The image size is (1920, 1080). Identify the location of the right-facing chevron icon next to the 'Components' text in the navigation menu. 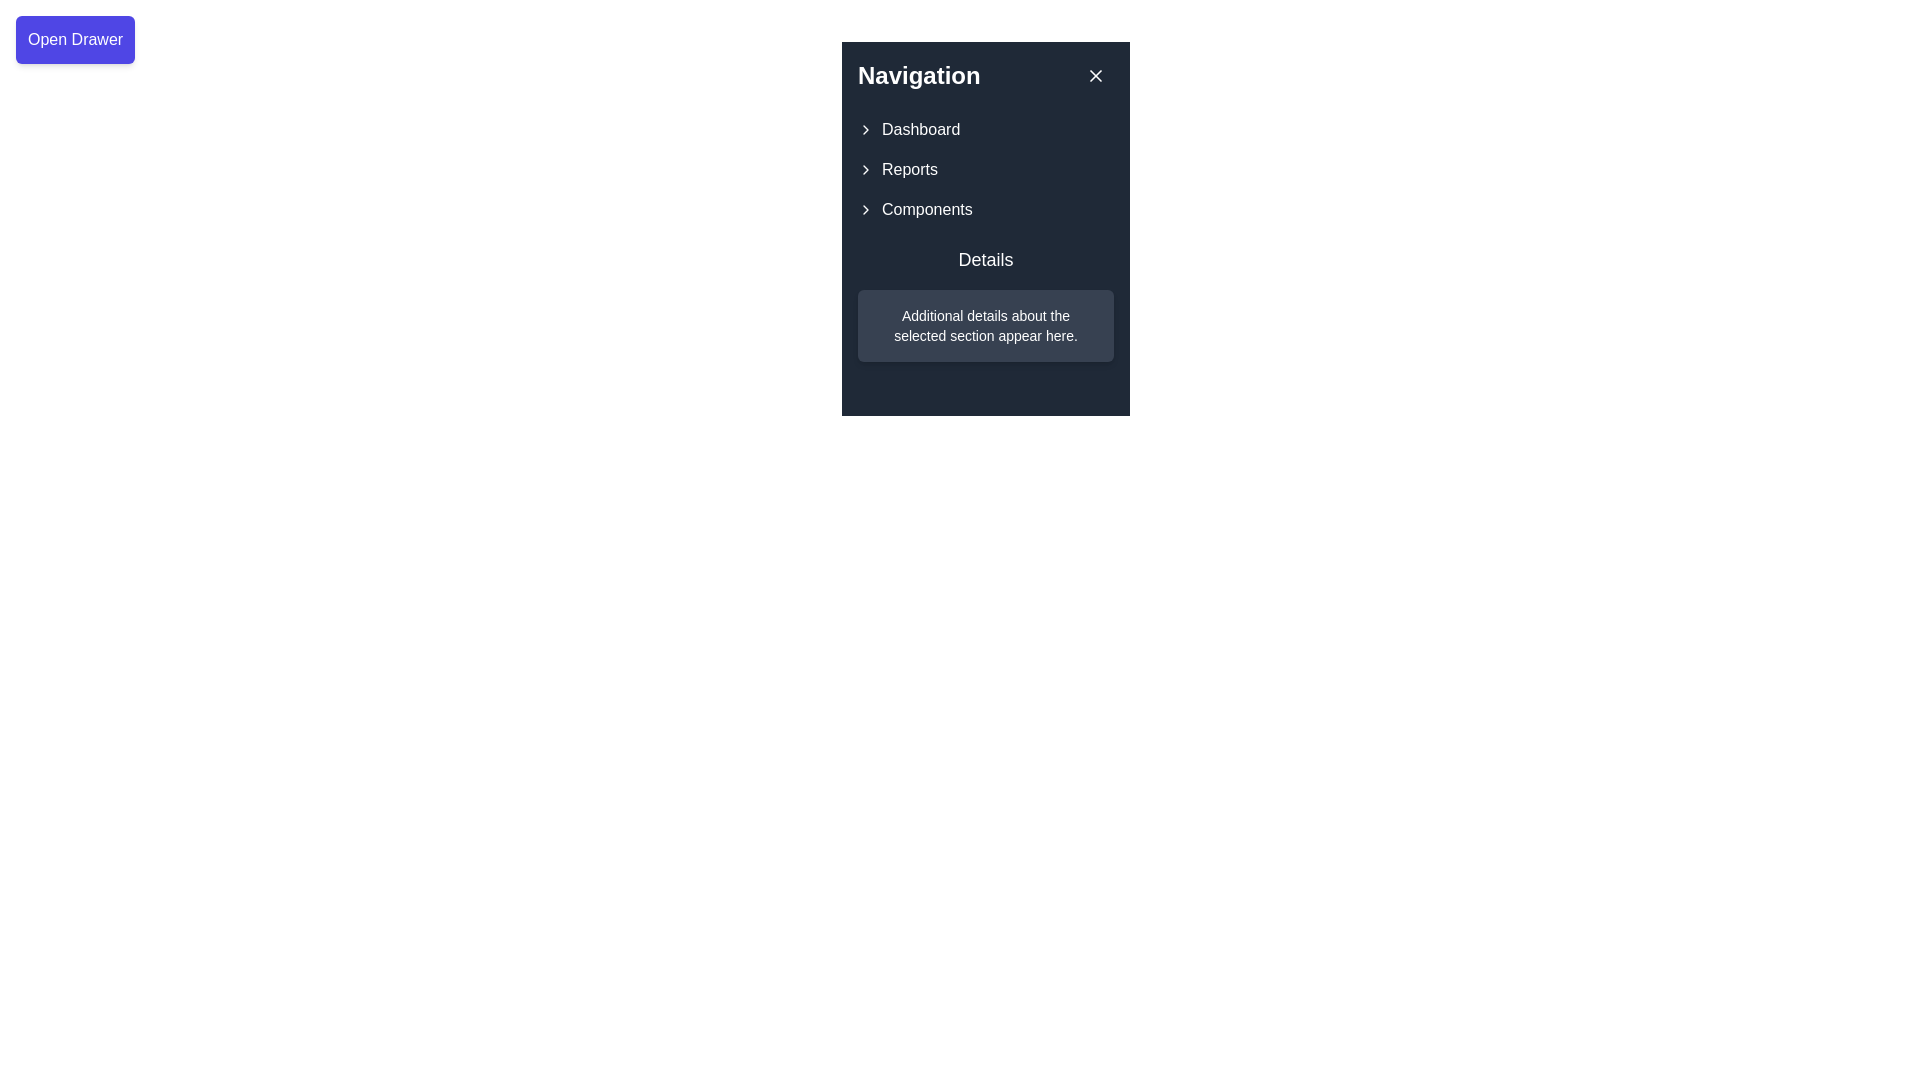
(865, 209).